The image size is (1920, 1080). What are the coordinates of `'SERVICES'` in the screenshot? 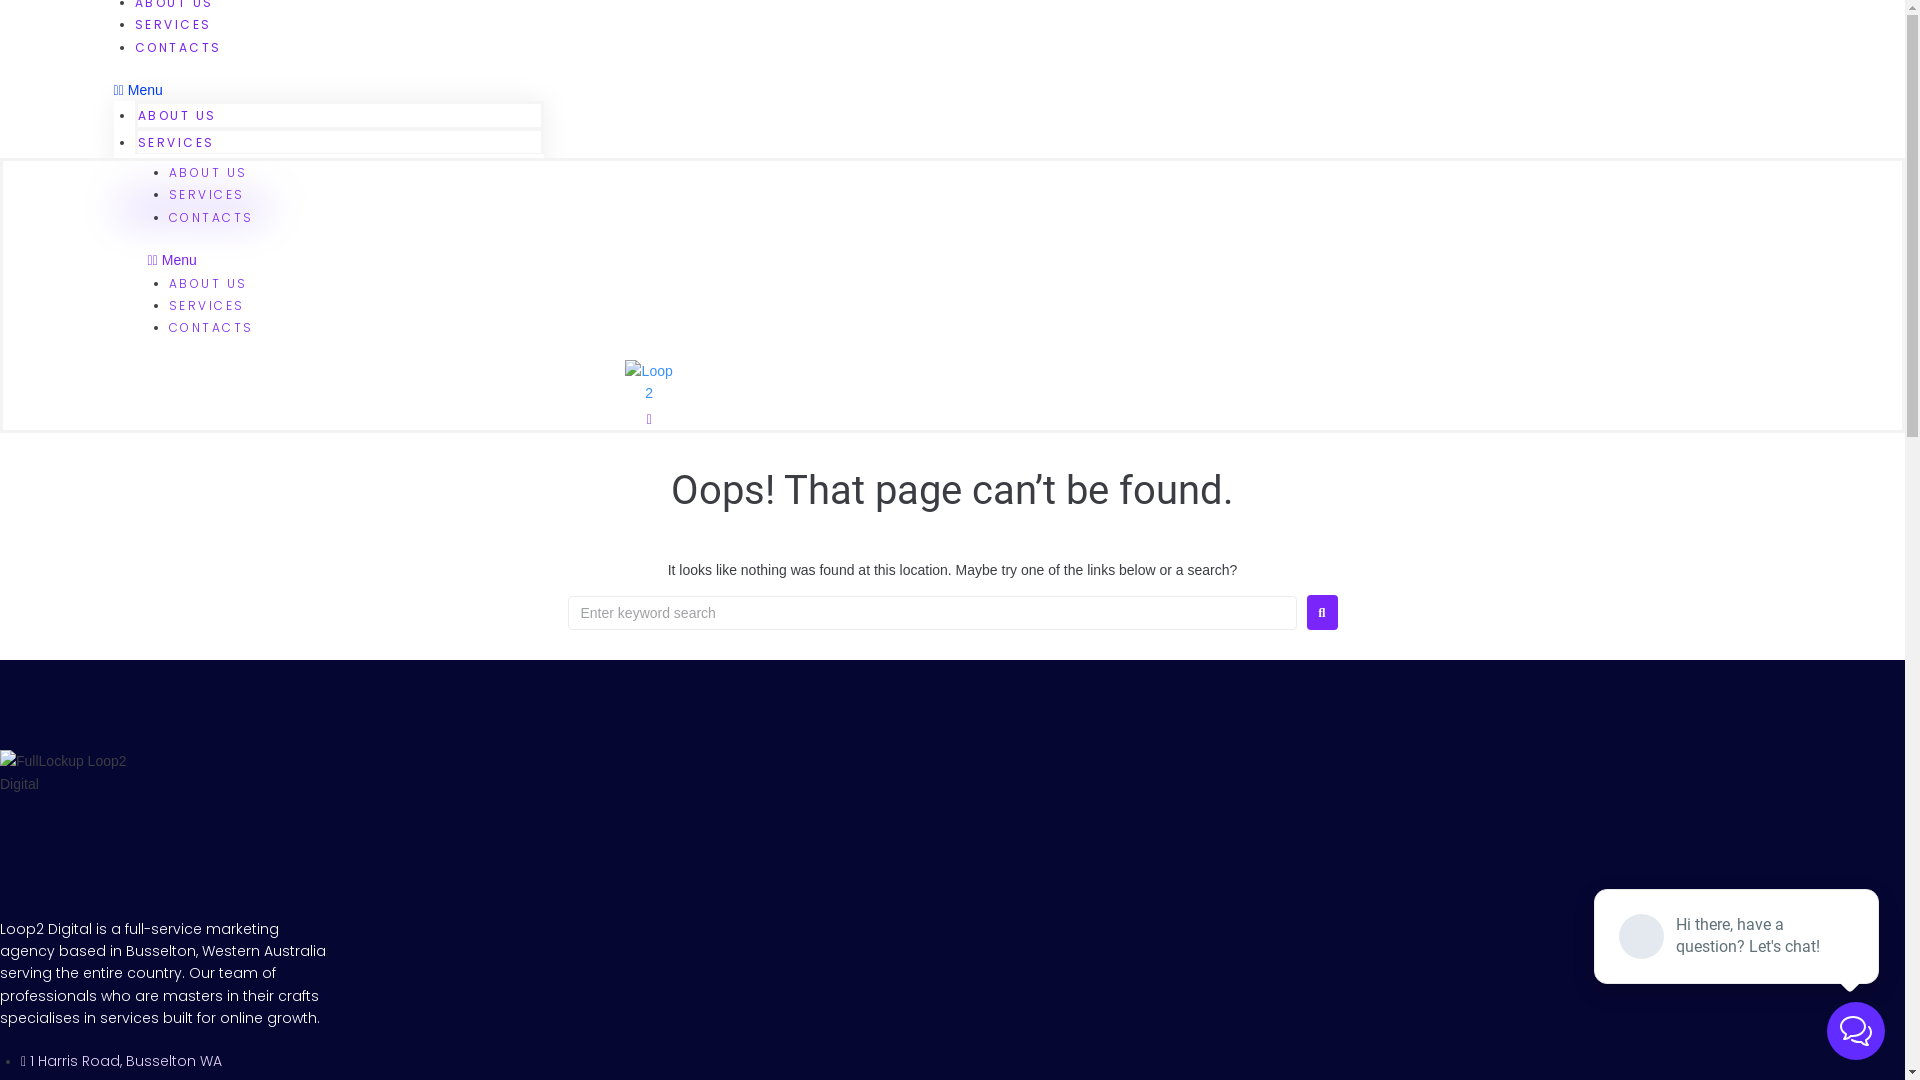 It's located at (206, 305).